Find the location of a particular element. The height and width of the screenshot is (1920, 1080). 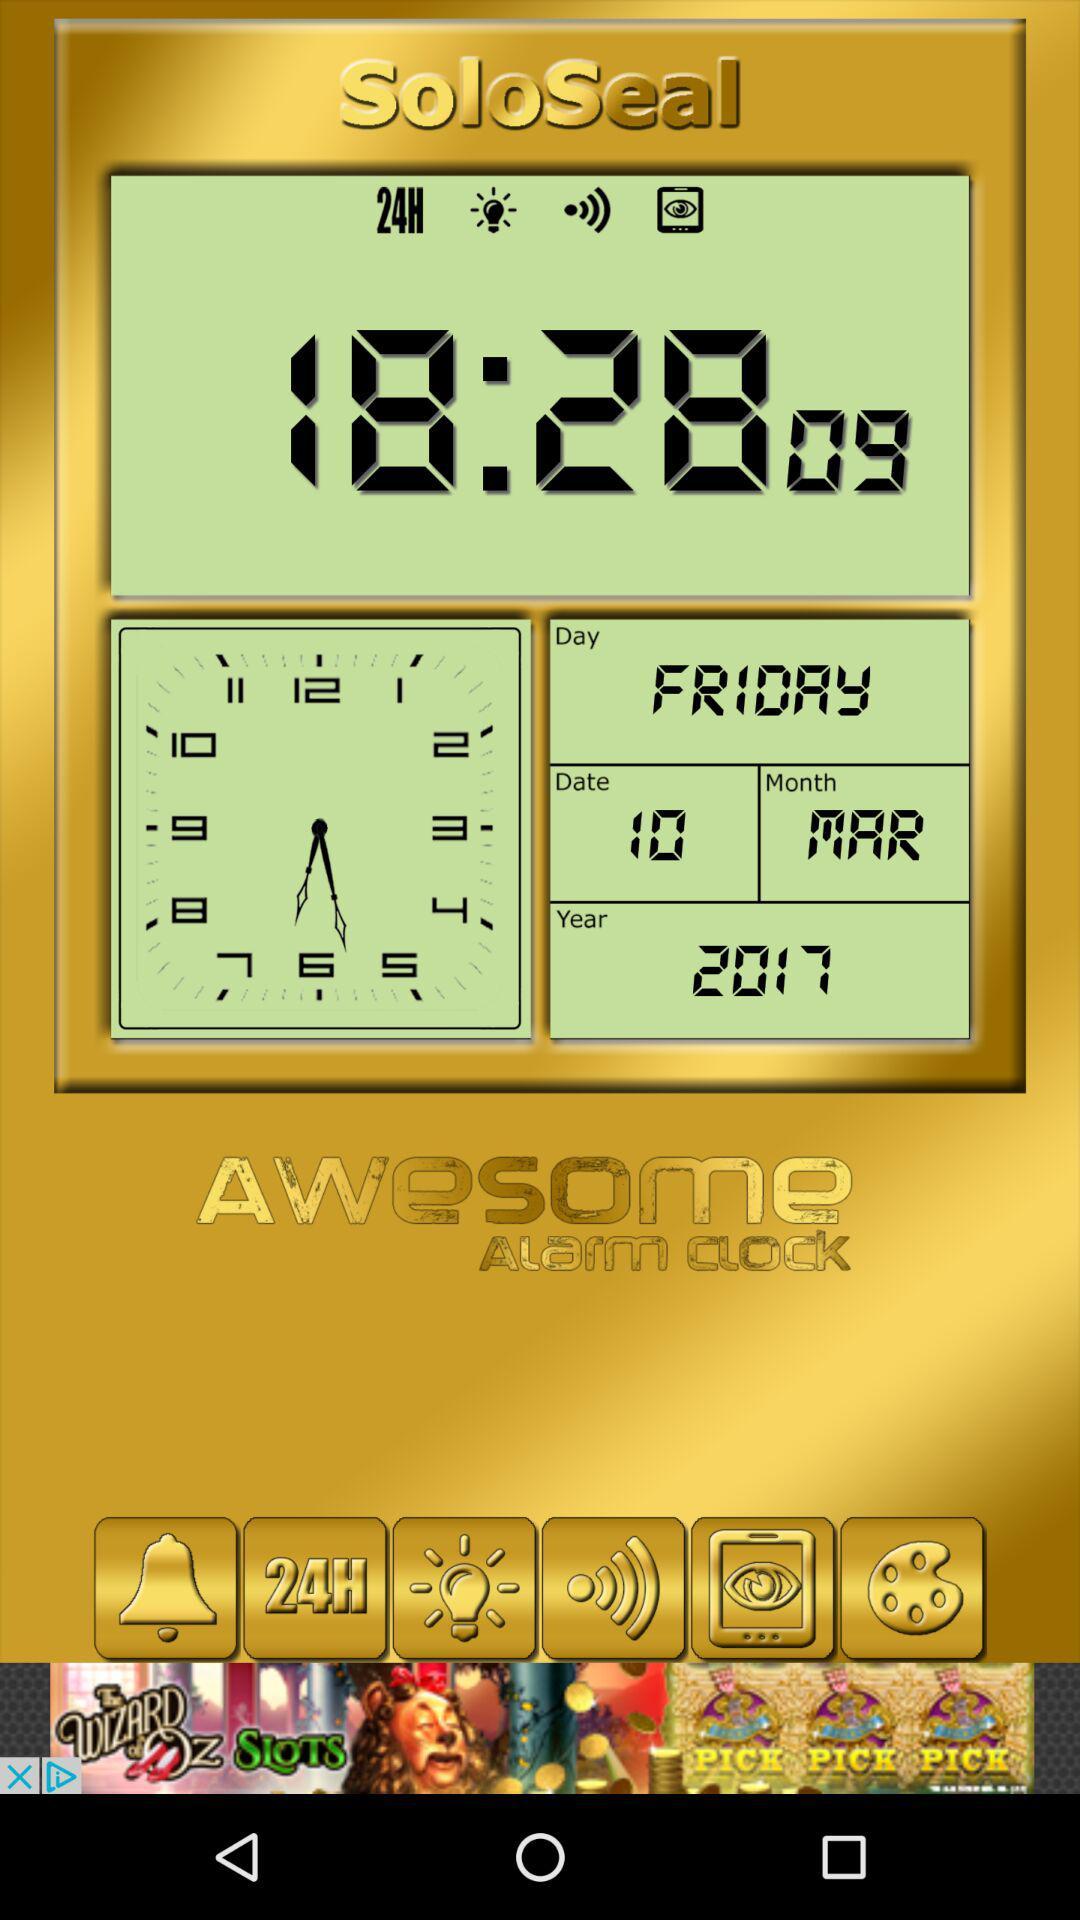

open paint is located at coordinates (912, 1587).